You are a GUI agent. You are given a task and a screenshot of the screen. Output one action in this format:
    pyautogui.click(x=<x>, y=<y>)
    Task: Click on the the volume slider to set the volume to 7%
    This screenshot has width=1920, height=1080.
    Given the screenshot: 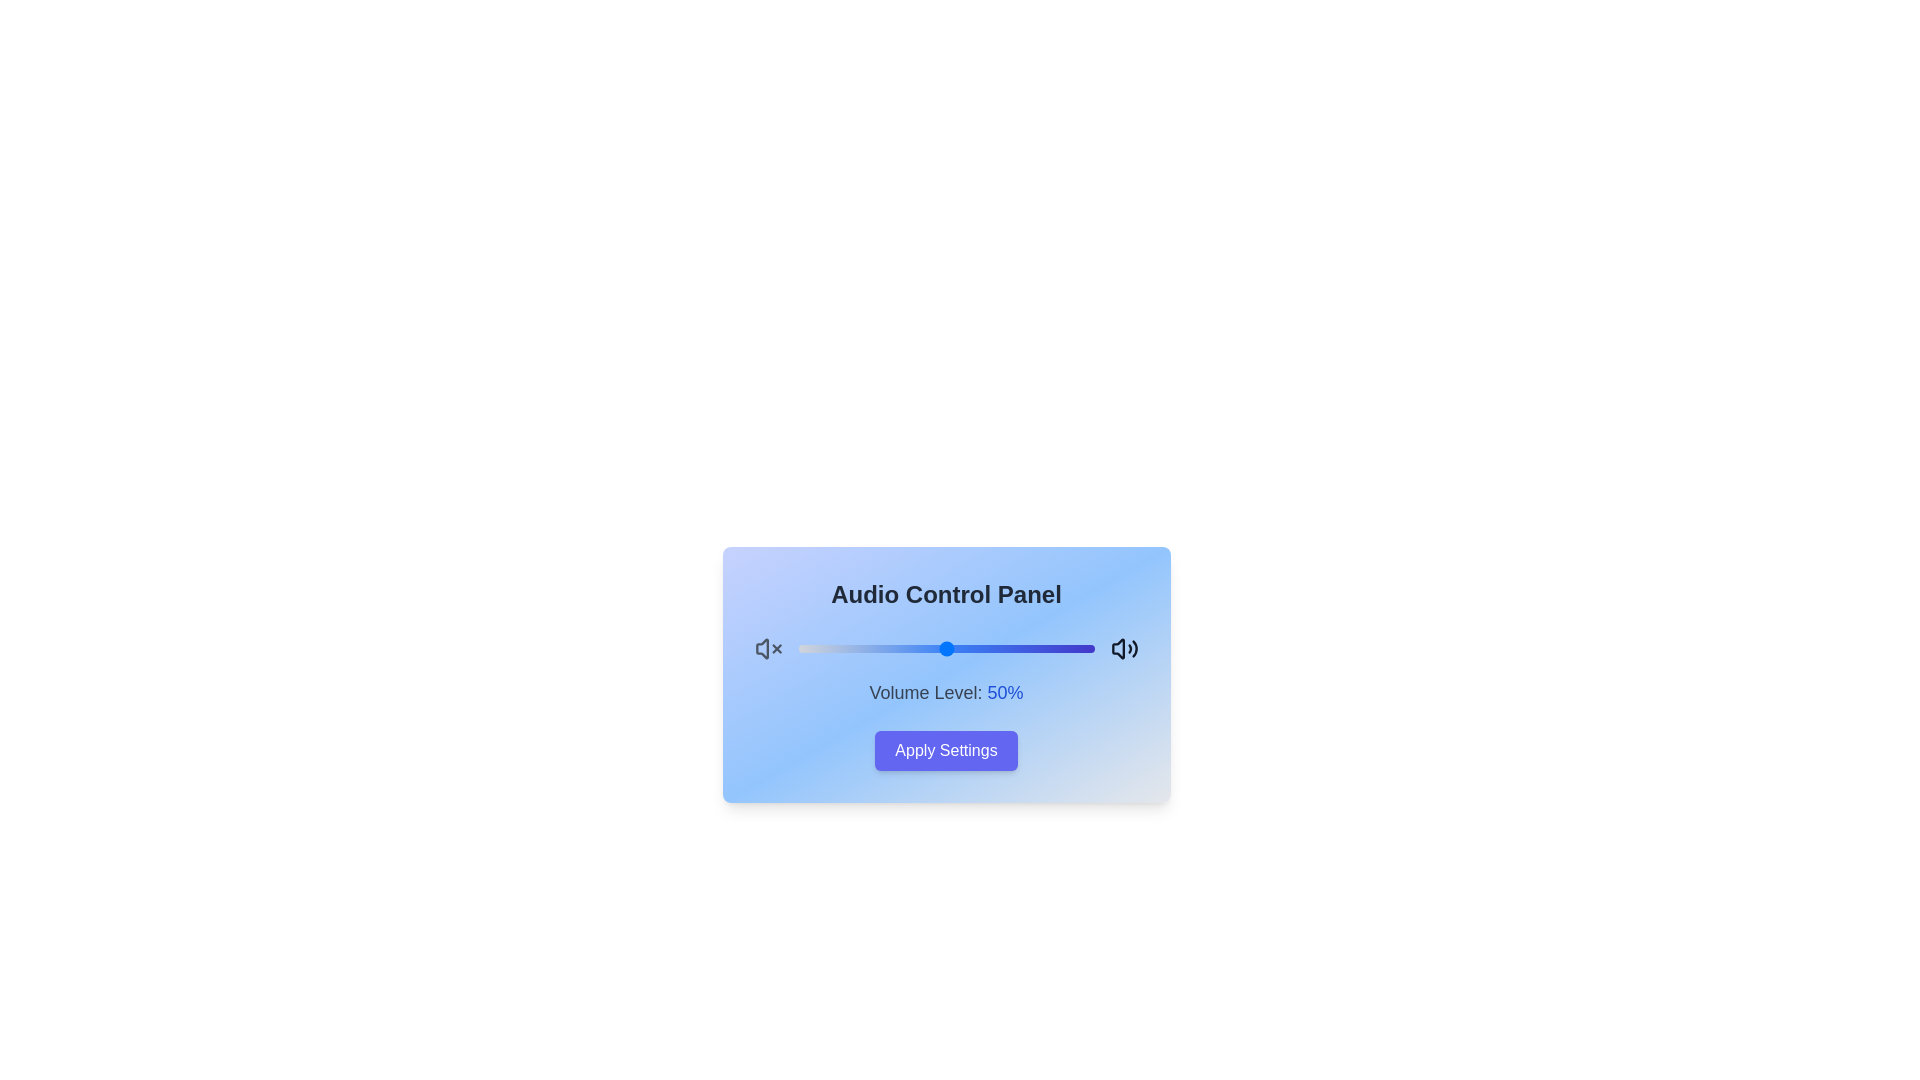 What is the action you would take?
    pyautogui.click(x=819, y=648)
    